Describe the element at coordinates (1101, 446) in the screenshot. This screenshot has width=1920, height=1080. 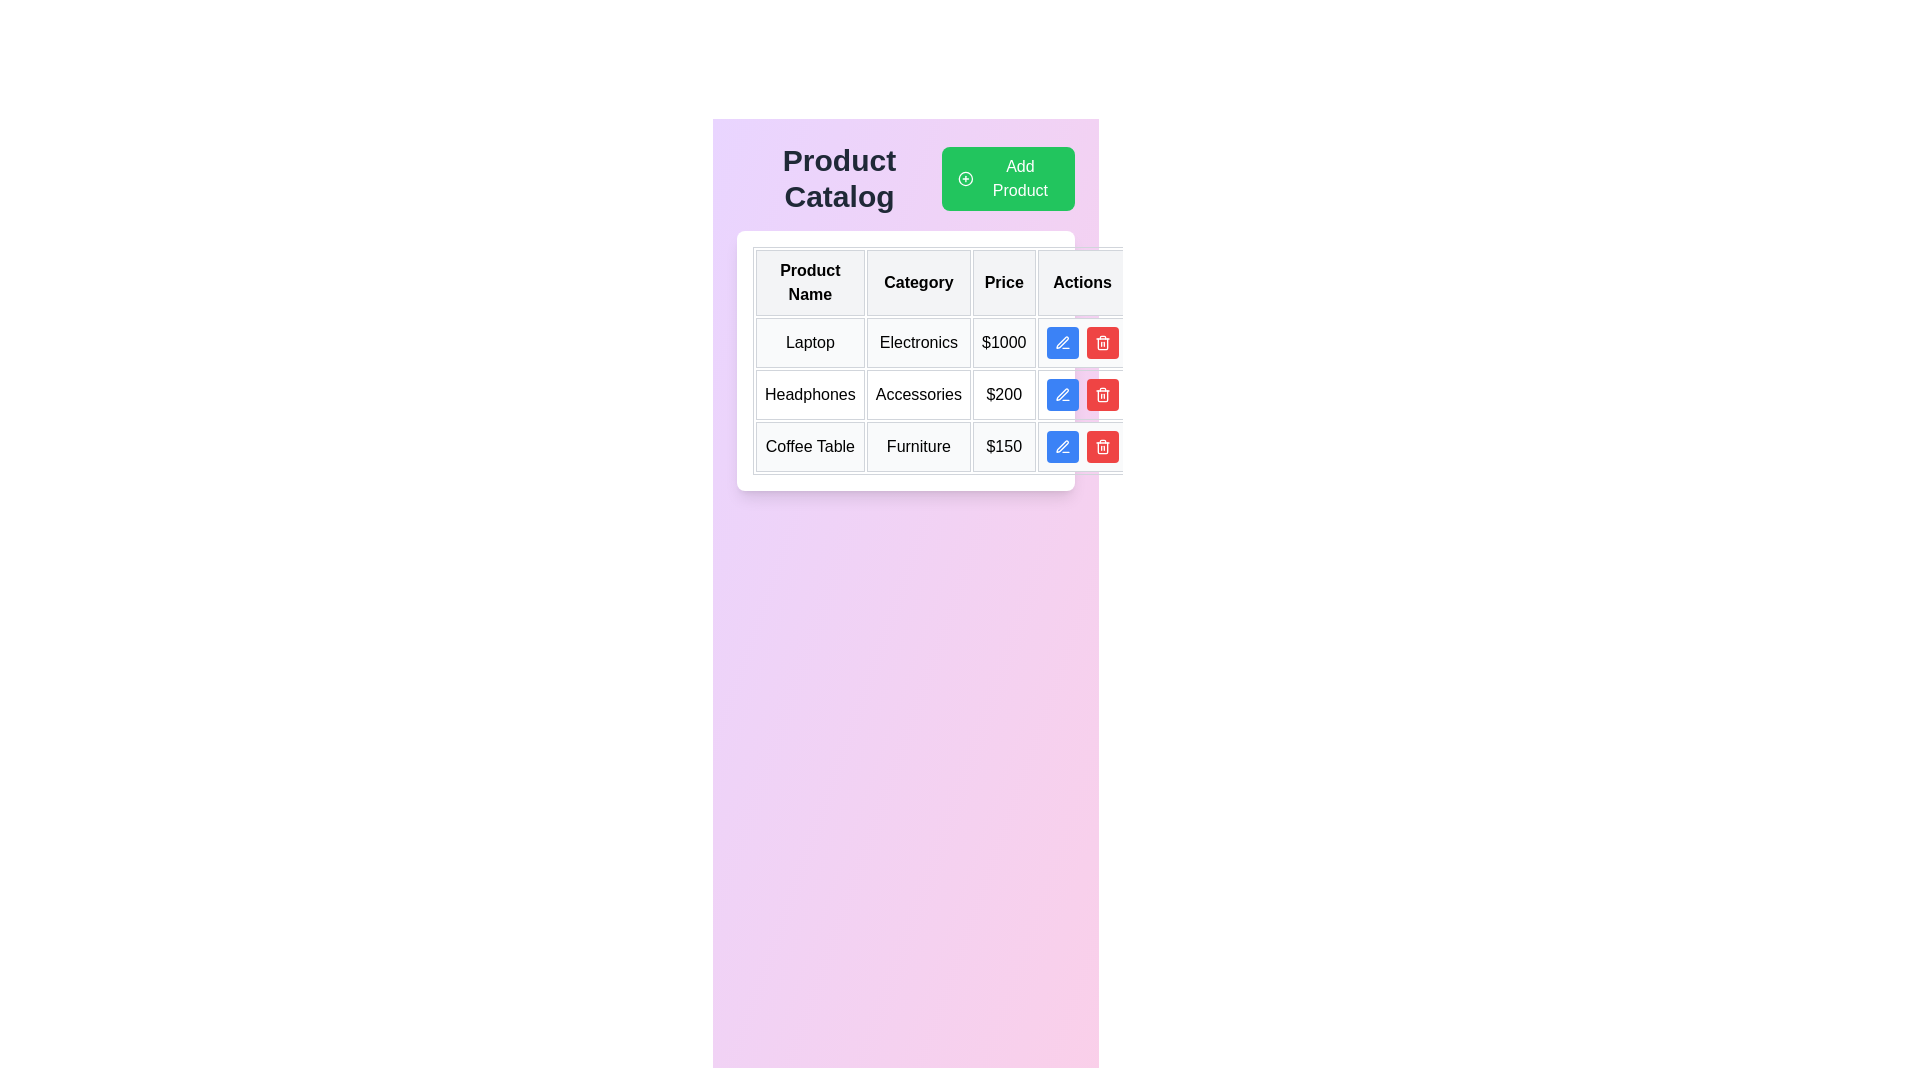
I see `the trash icon button for the delete action in the 'Actions' column of the table, which corresponds to the 'Coffee Table' item` at that location.